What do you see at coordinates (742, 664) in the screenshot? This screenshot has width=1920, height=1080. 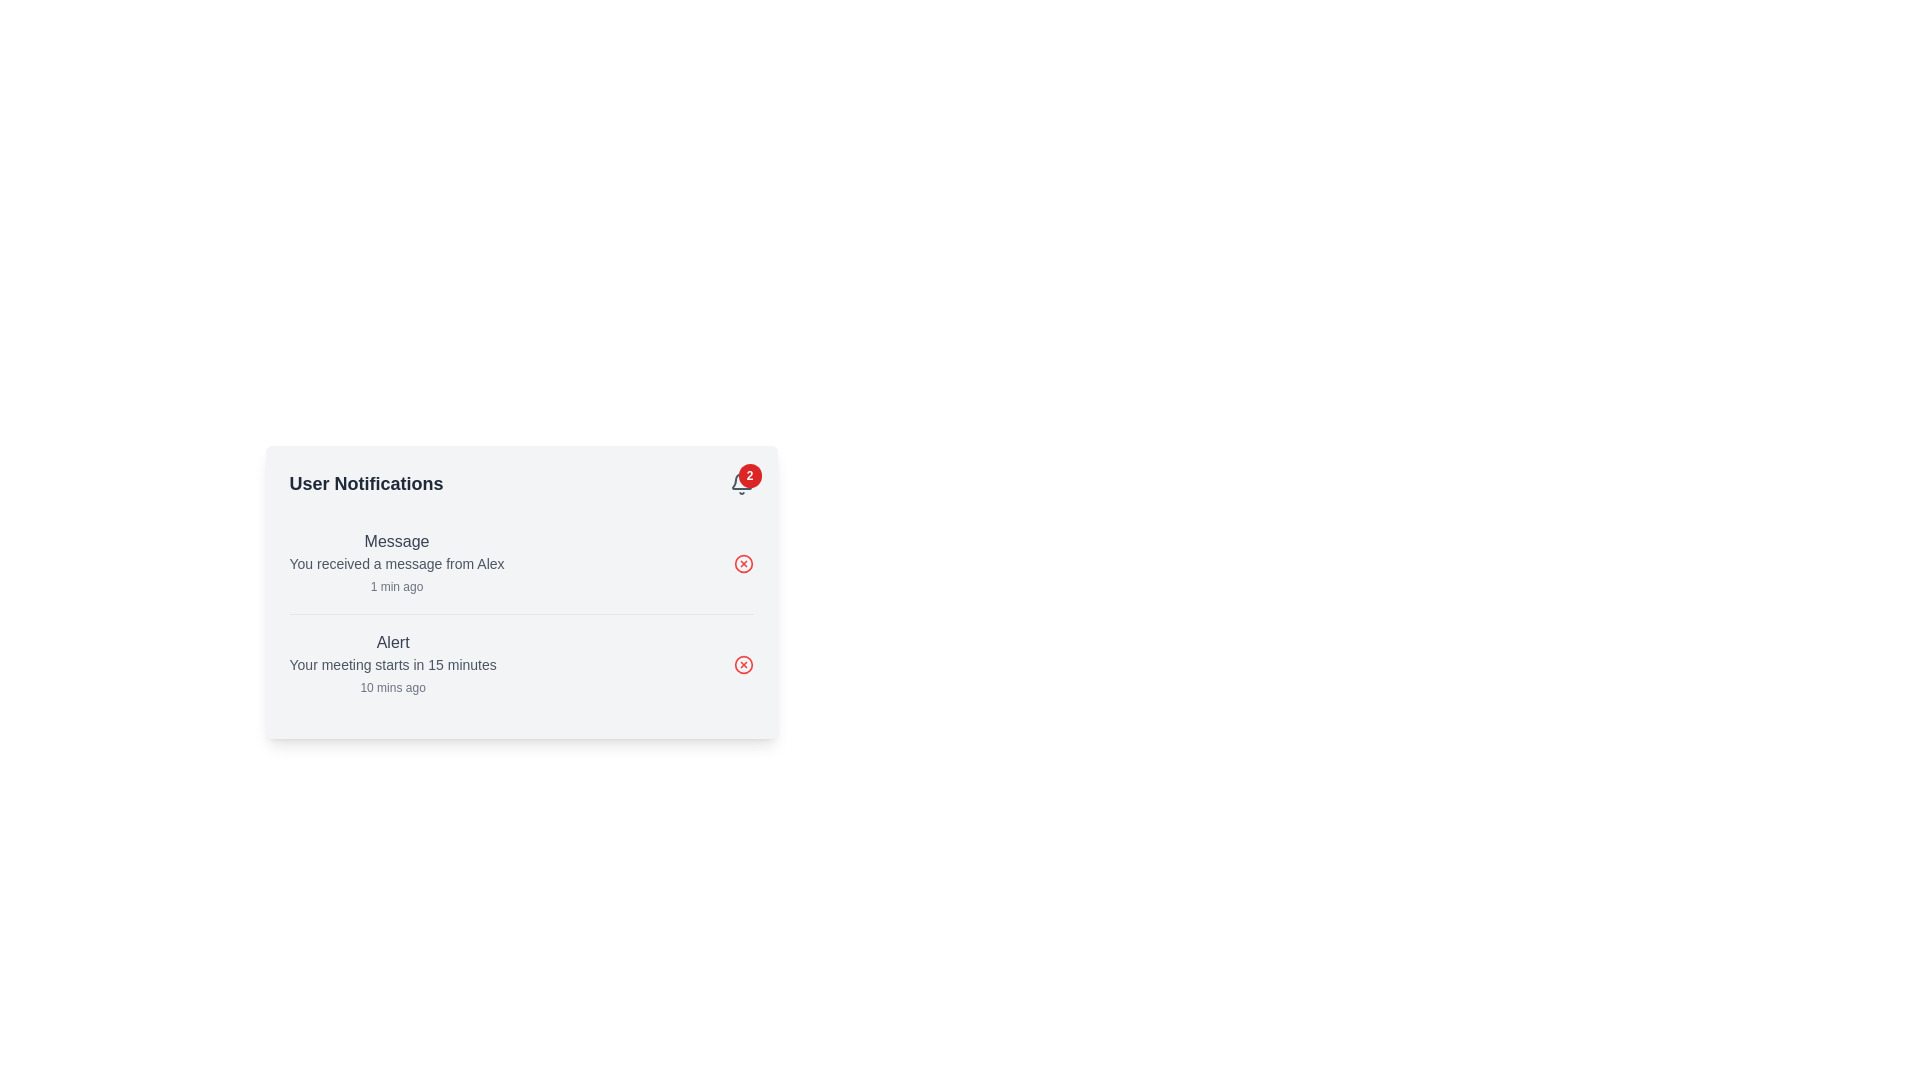 I see `the red circular icon with a stylized 'X' symbol located on the rightmost side of the second notification entry` at bounding box center [742, 664].